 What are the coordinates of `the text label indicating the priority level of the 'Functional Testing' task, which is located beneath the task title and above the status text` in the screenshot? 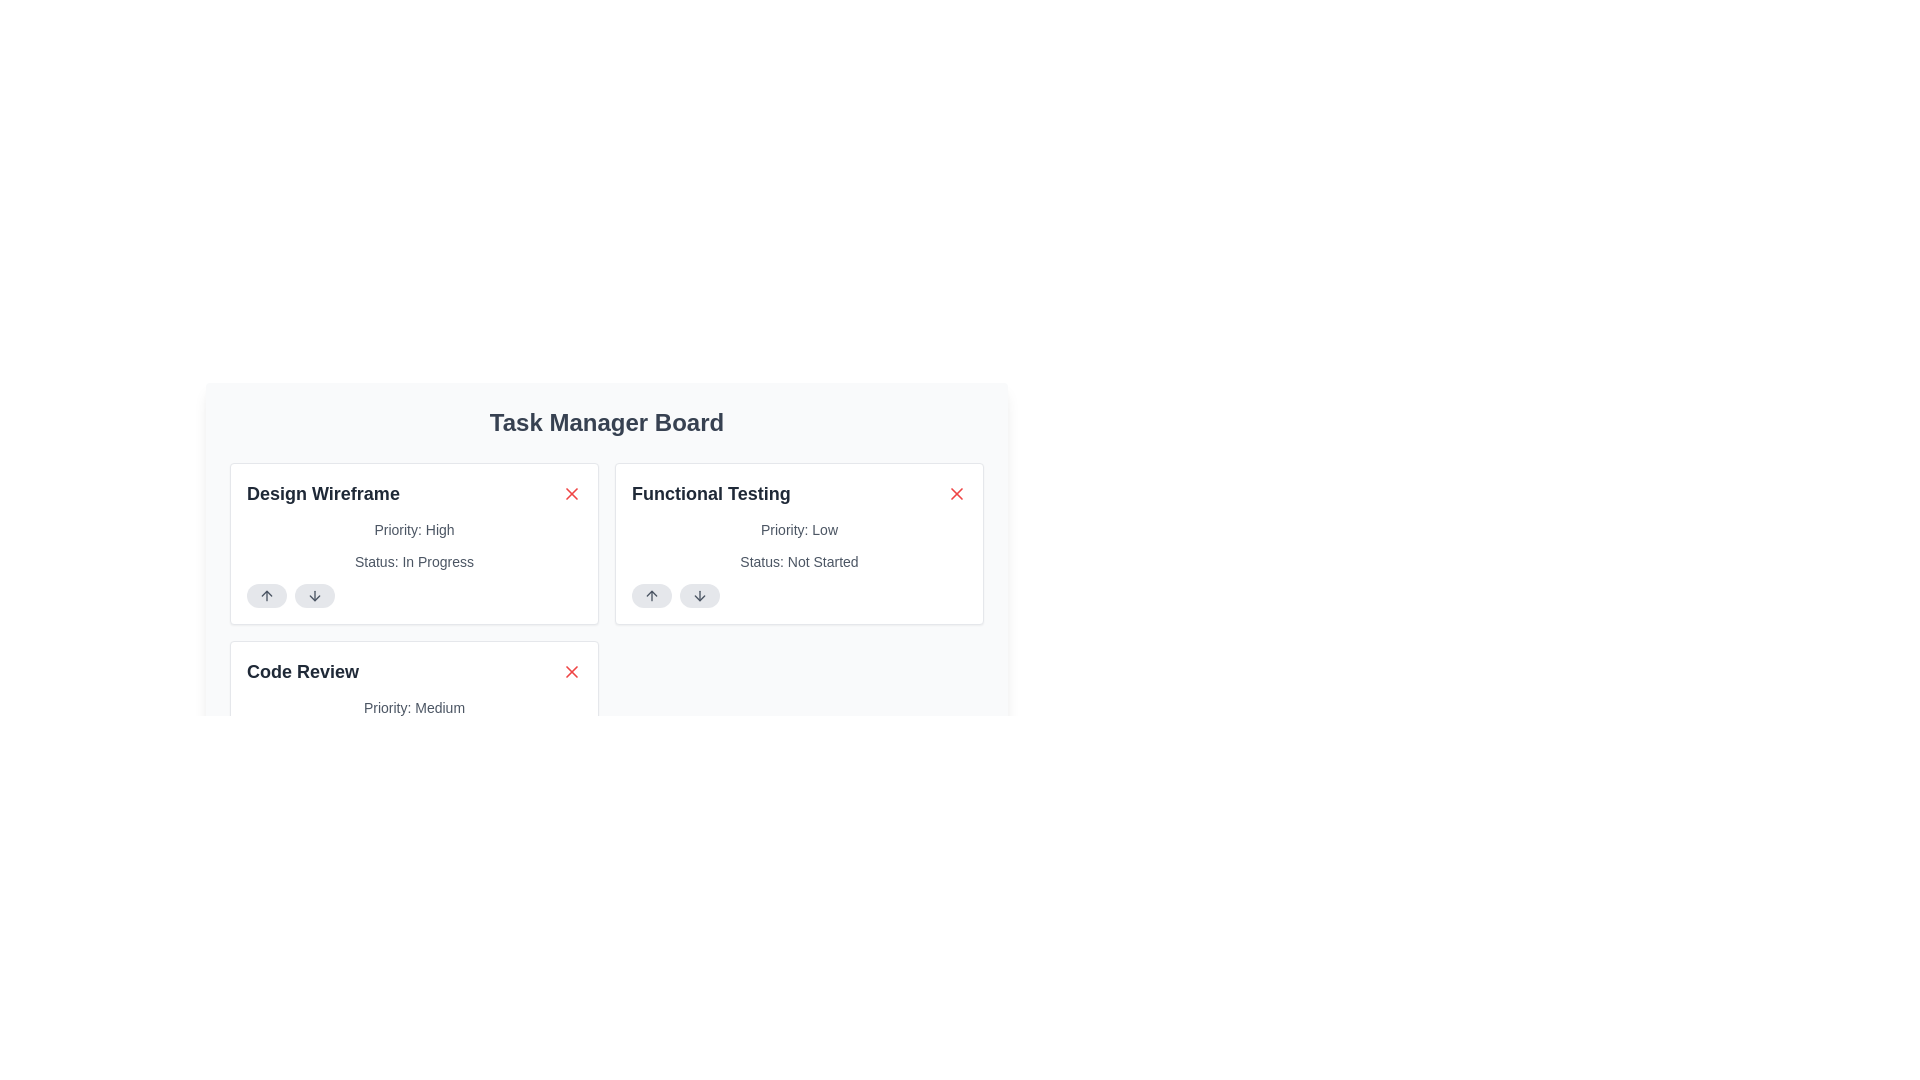 It's located at (798, 528).